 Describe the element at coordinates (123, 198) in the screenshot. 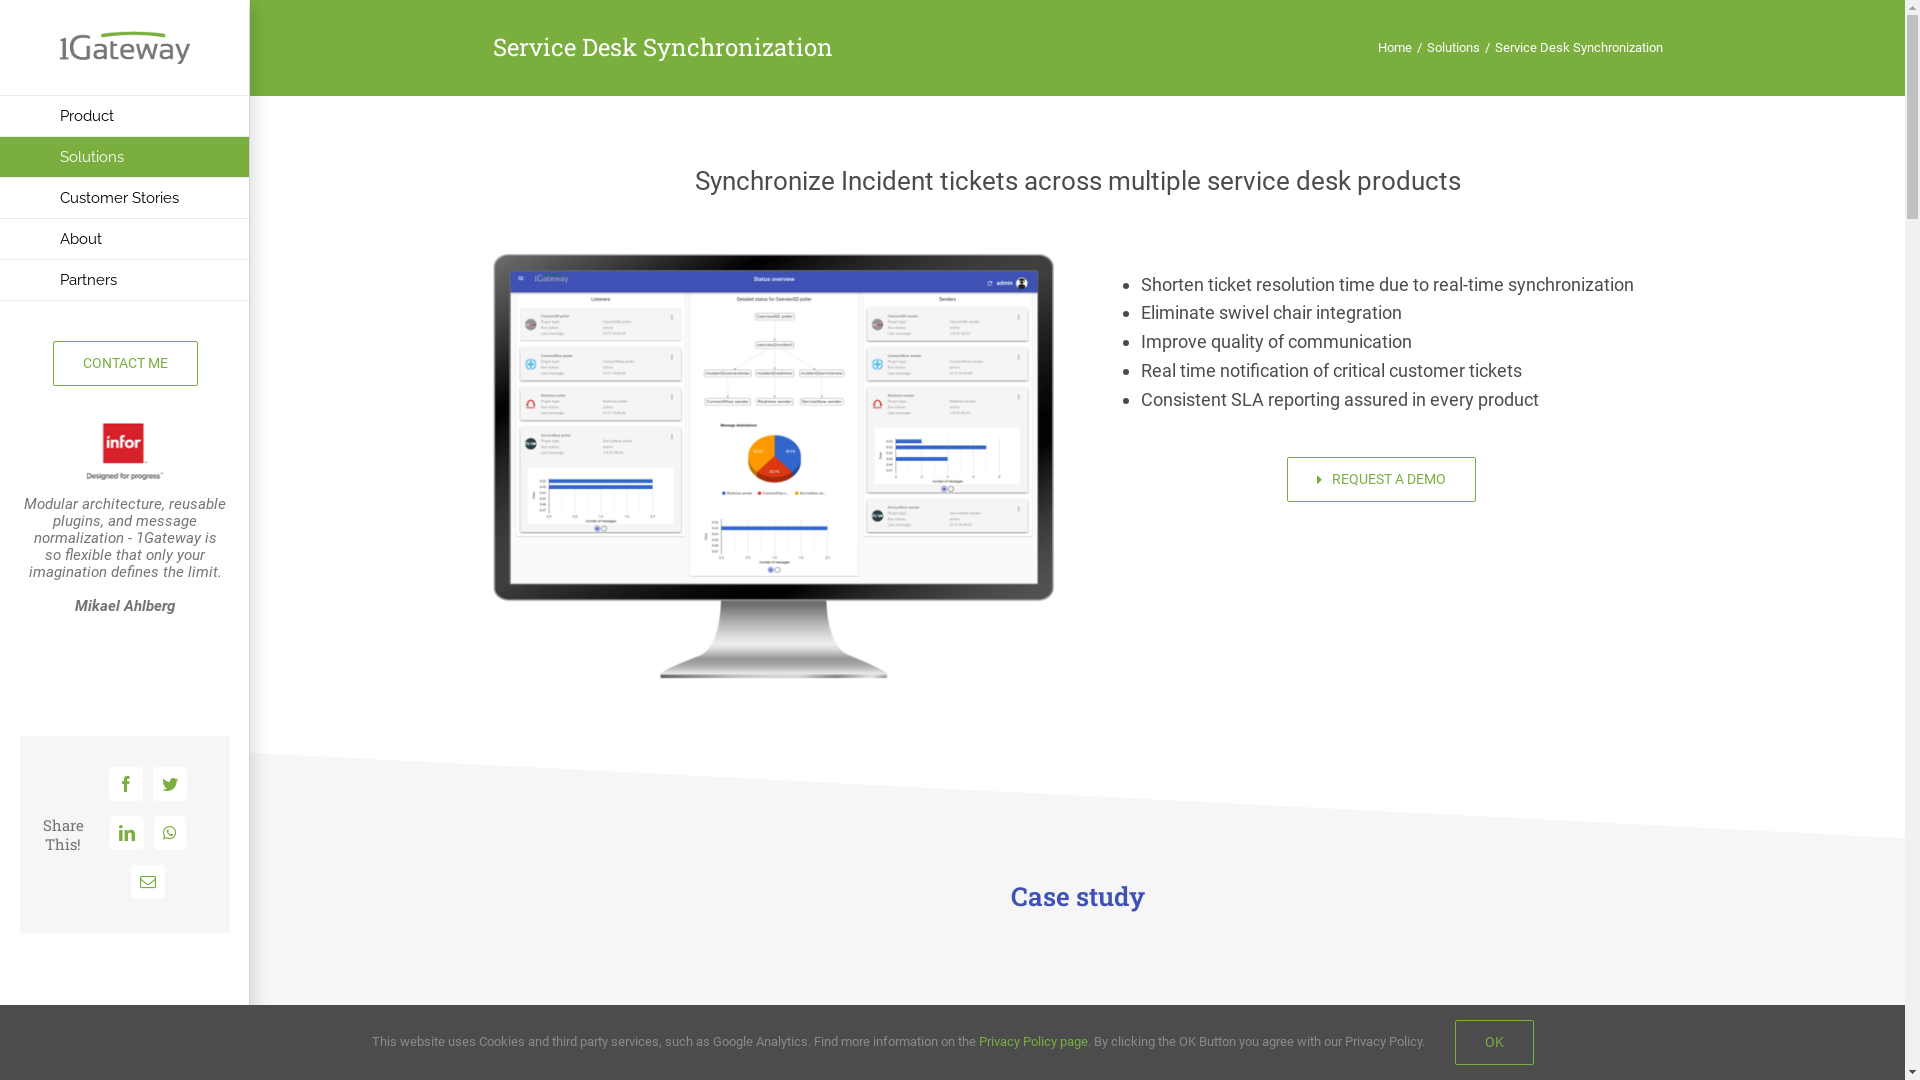

I see `'Customer Stories'` at that location.